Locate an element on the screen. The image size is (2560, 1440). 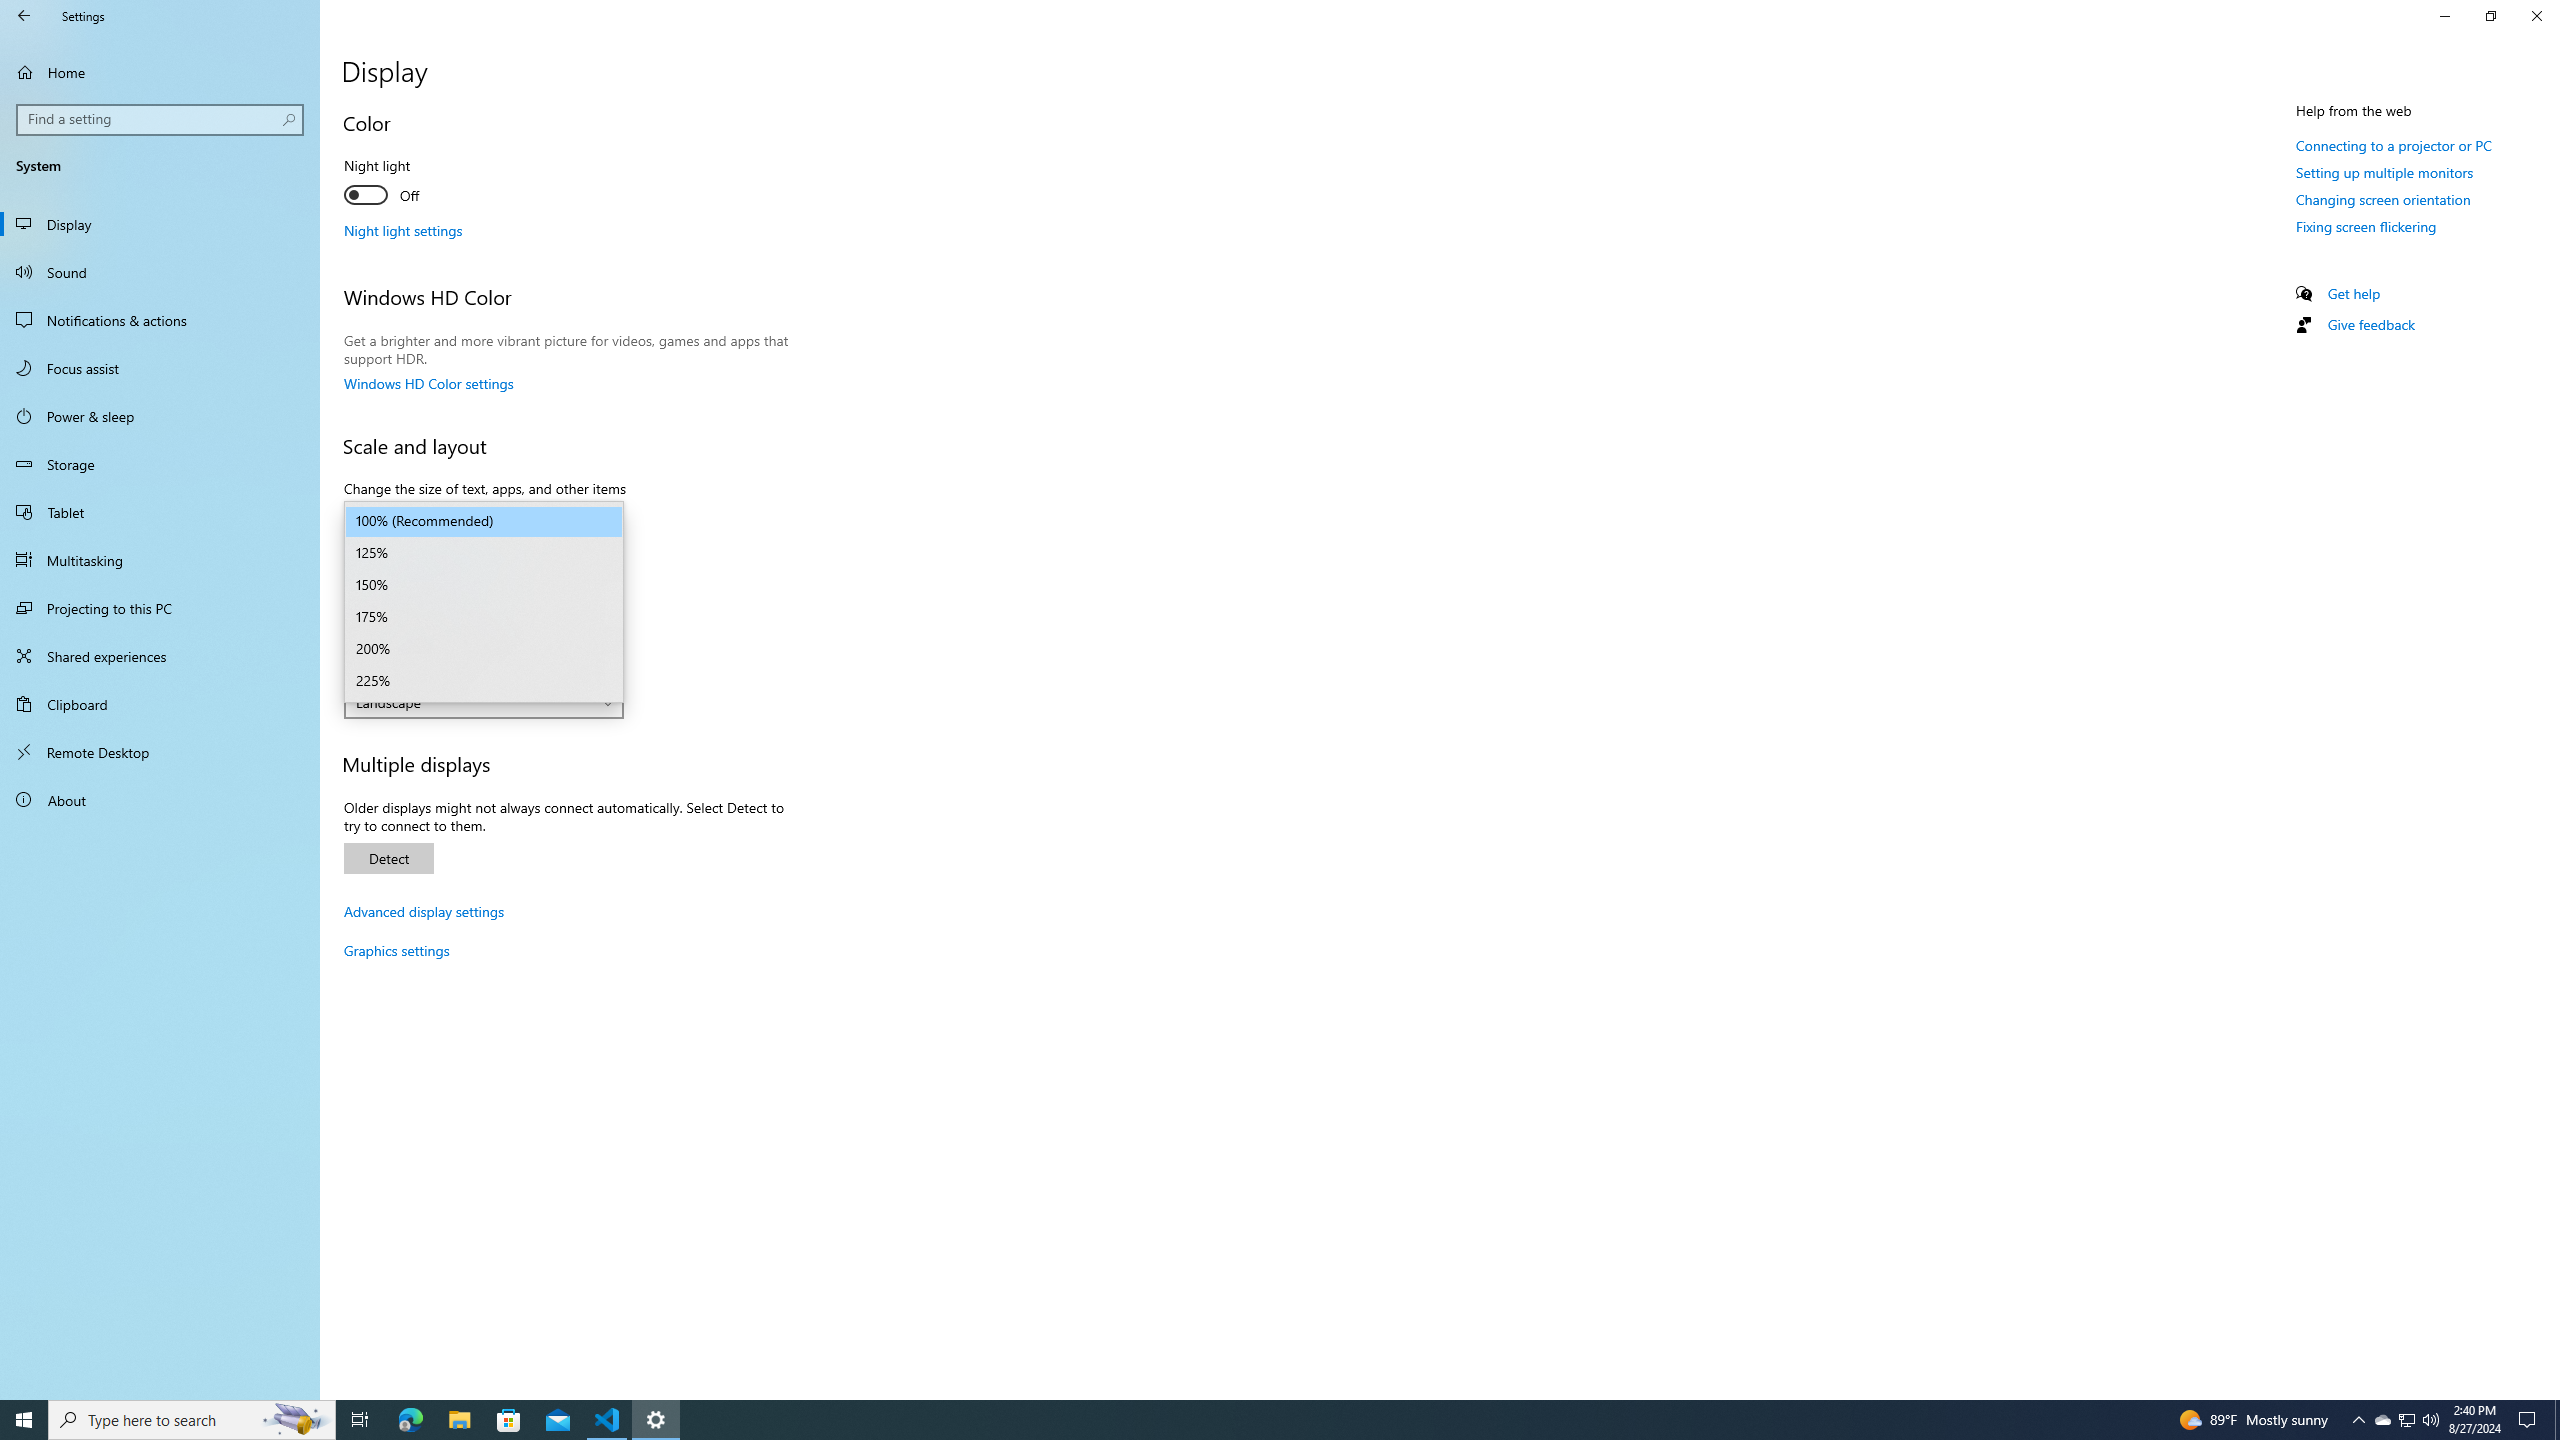
'Shared experiences' is located at coordinates (159, 654).